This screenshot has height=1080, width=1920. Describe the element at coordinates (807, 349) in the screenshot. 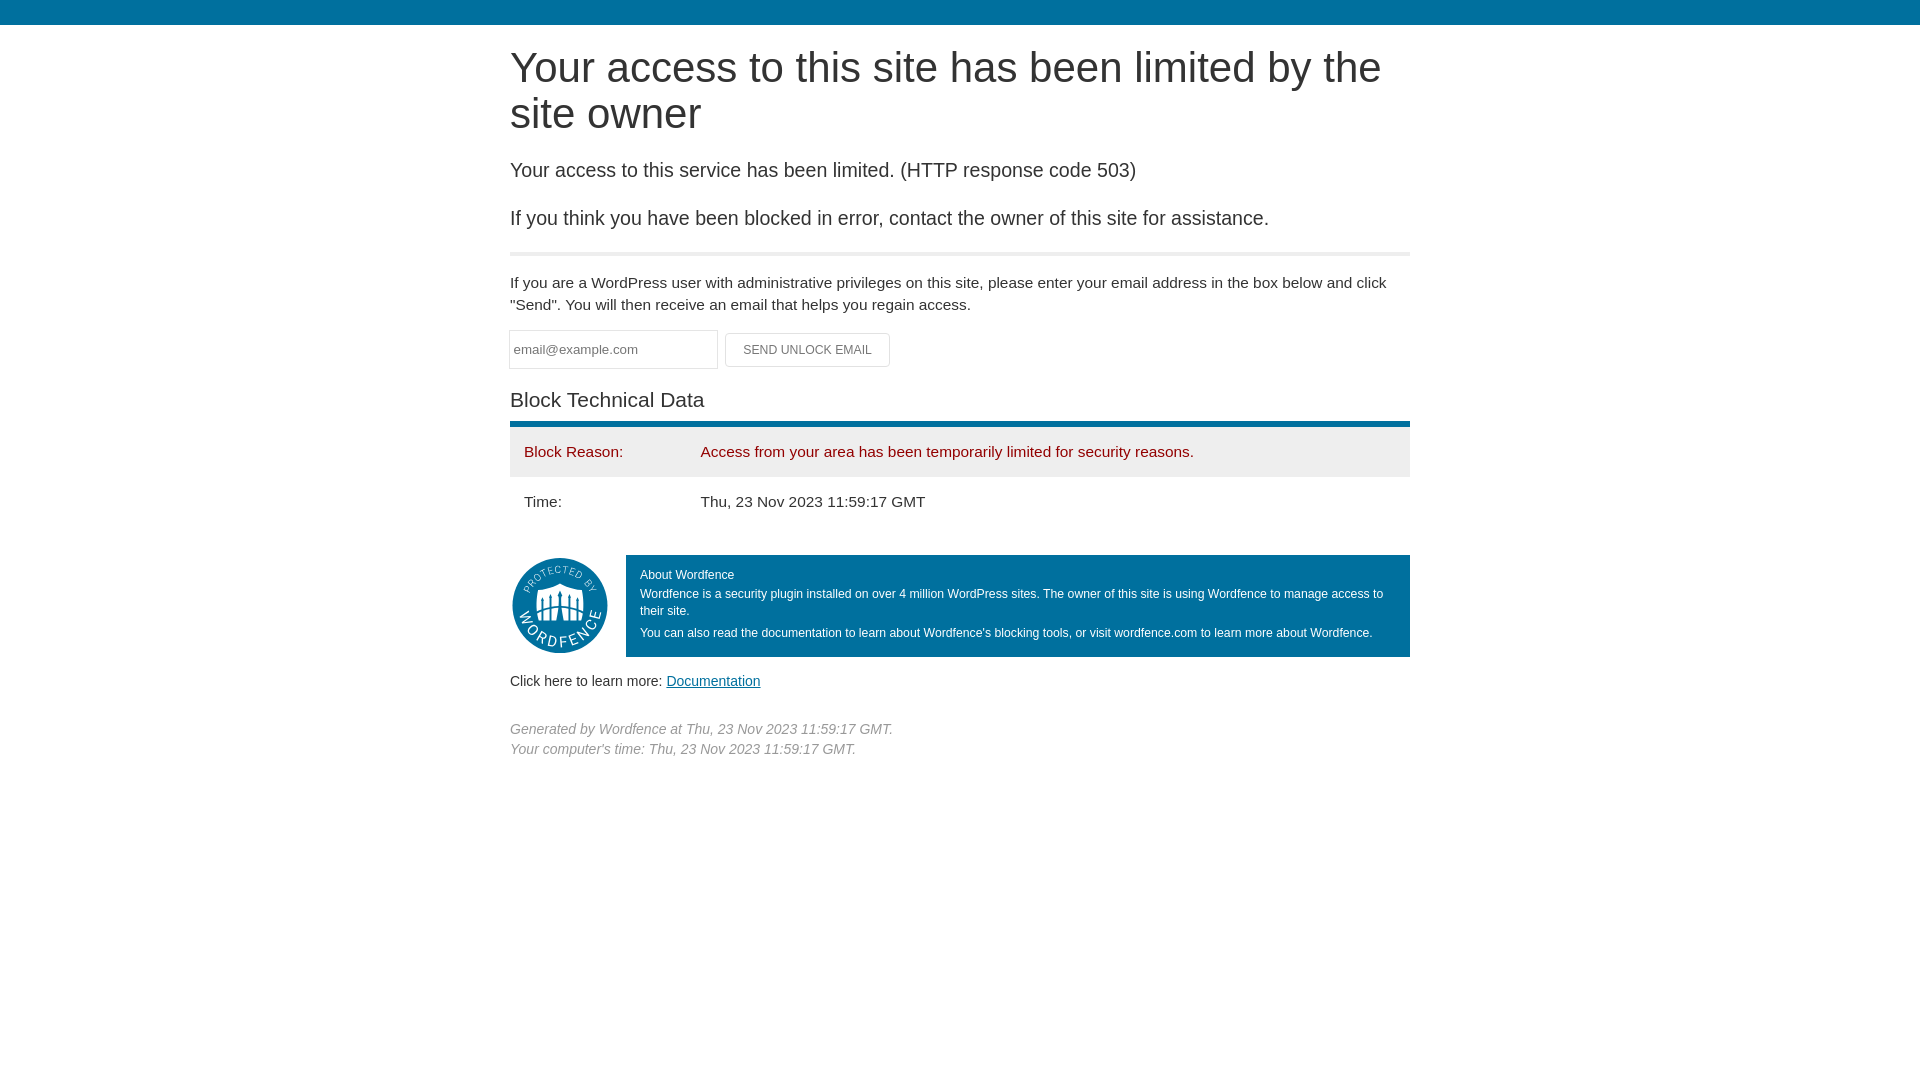

I see `'Send Unlock Email'` at that location.